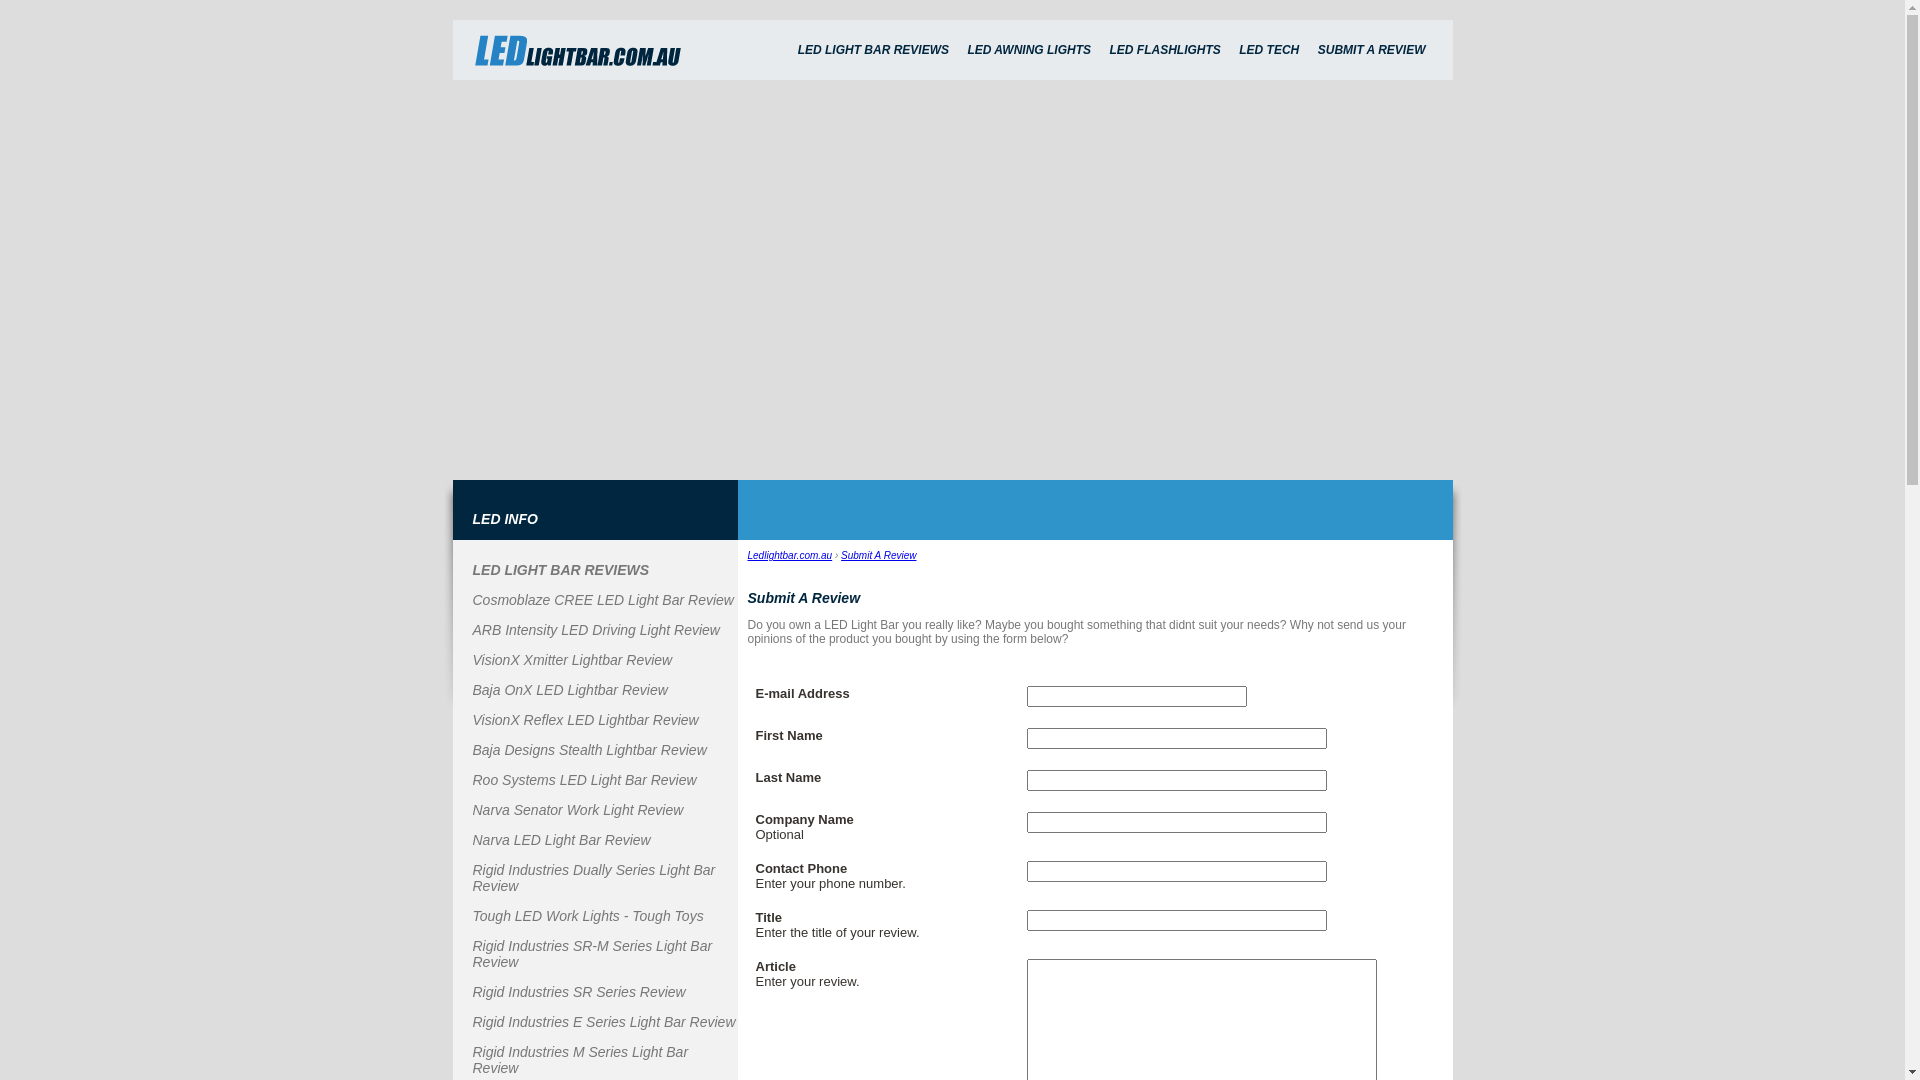  I want to click on 'VisionX Xmitter Lightbar Review', so click(570, 659).